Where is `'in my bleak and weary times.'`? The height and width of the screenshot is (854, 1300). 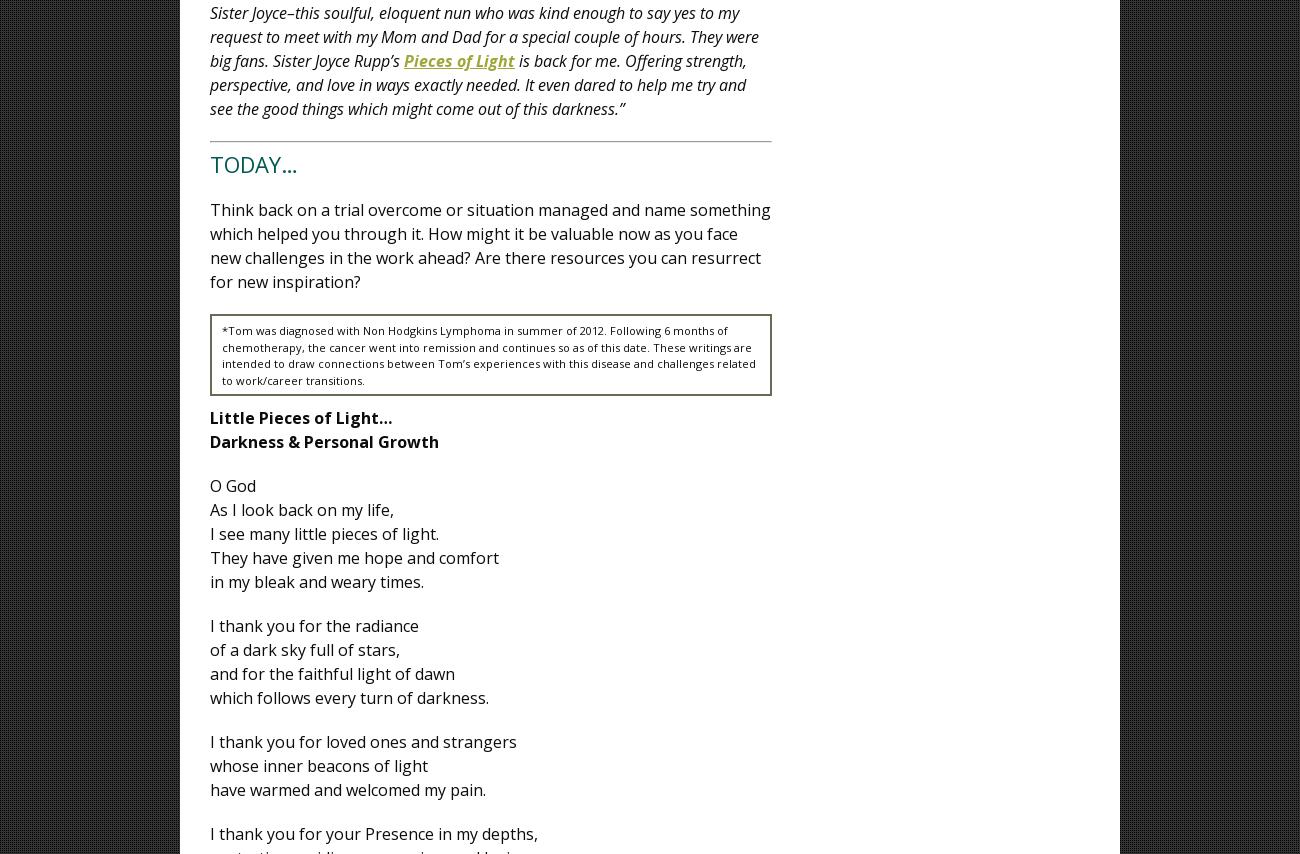 'in my bleak and weary times.' is located at coordinates (316, 582).